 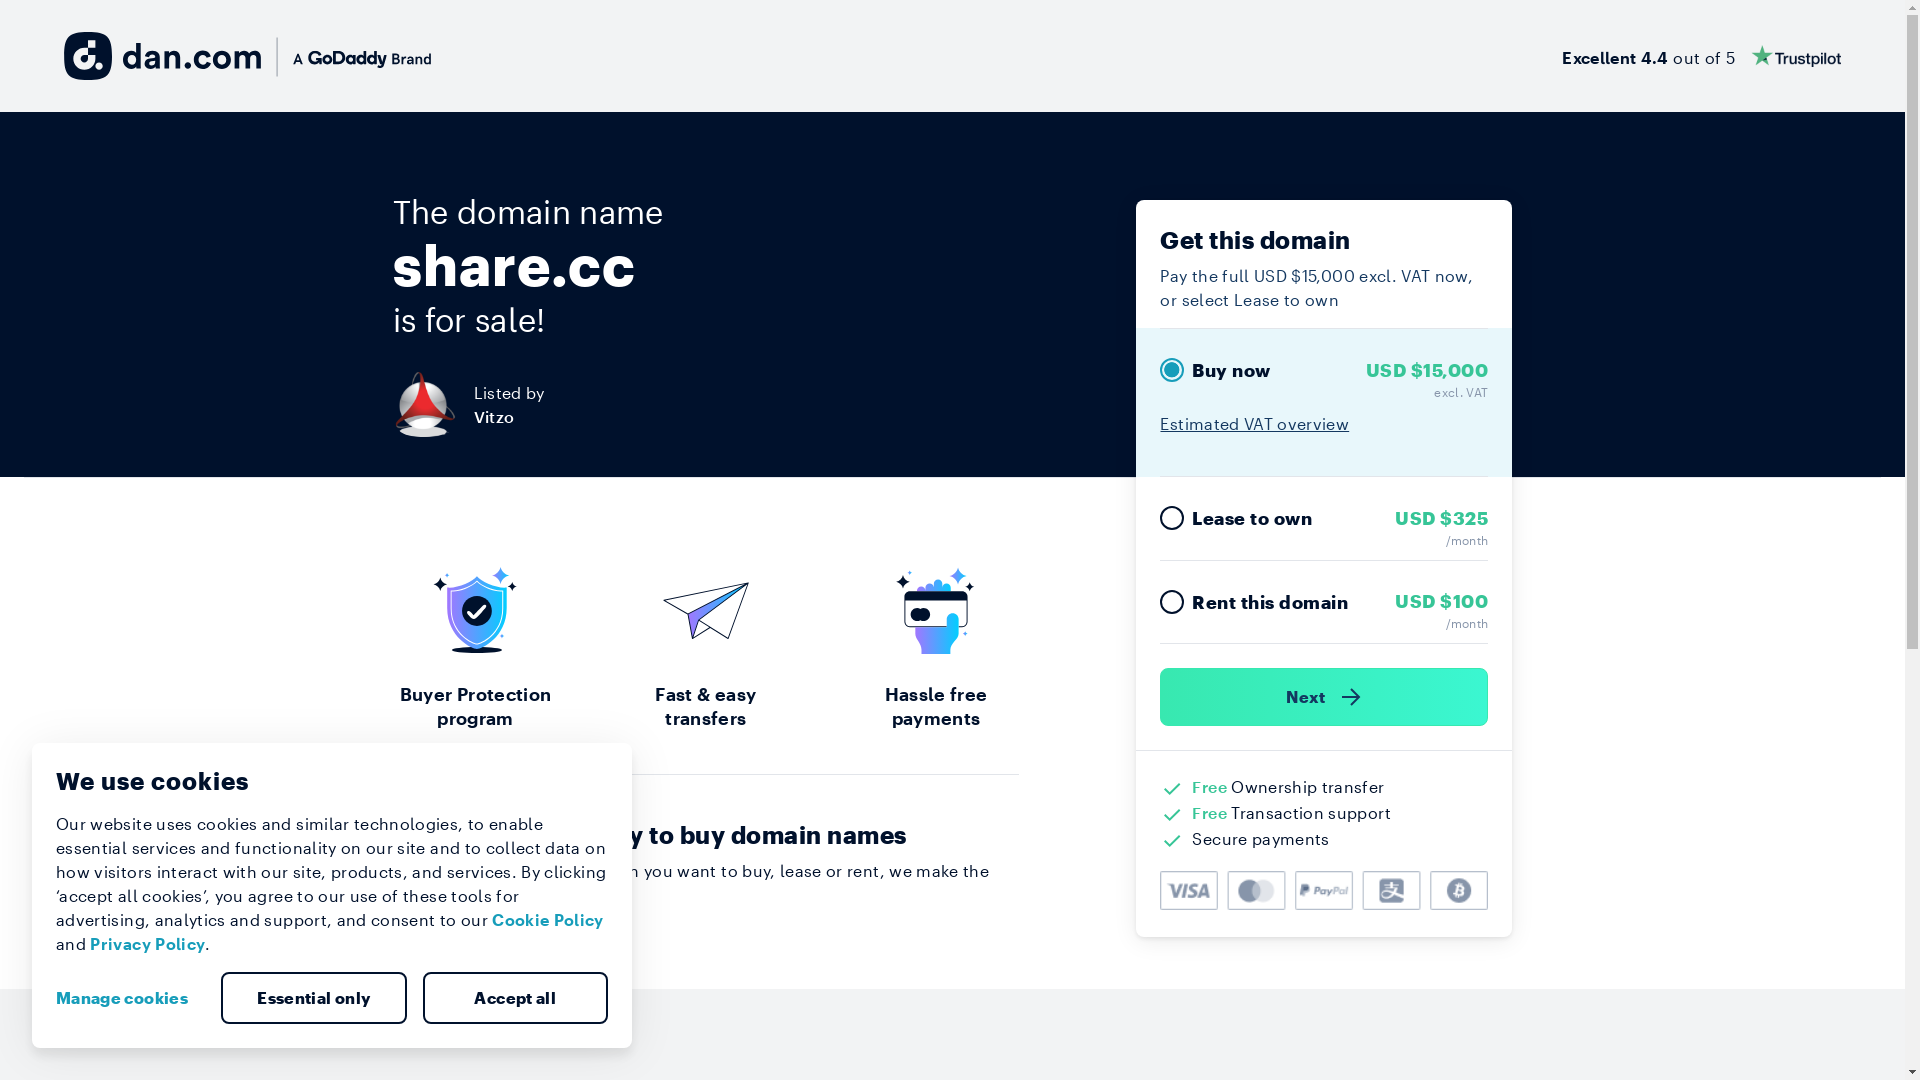 What do you see at coordinates (547, 919) in the screenshot?
I see `'Cookie Policy'` at bounding box center [547, 919].